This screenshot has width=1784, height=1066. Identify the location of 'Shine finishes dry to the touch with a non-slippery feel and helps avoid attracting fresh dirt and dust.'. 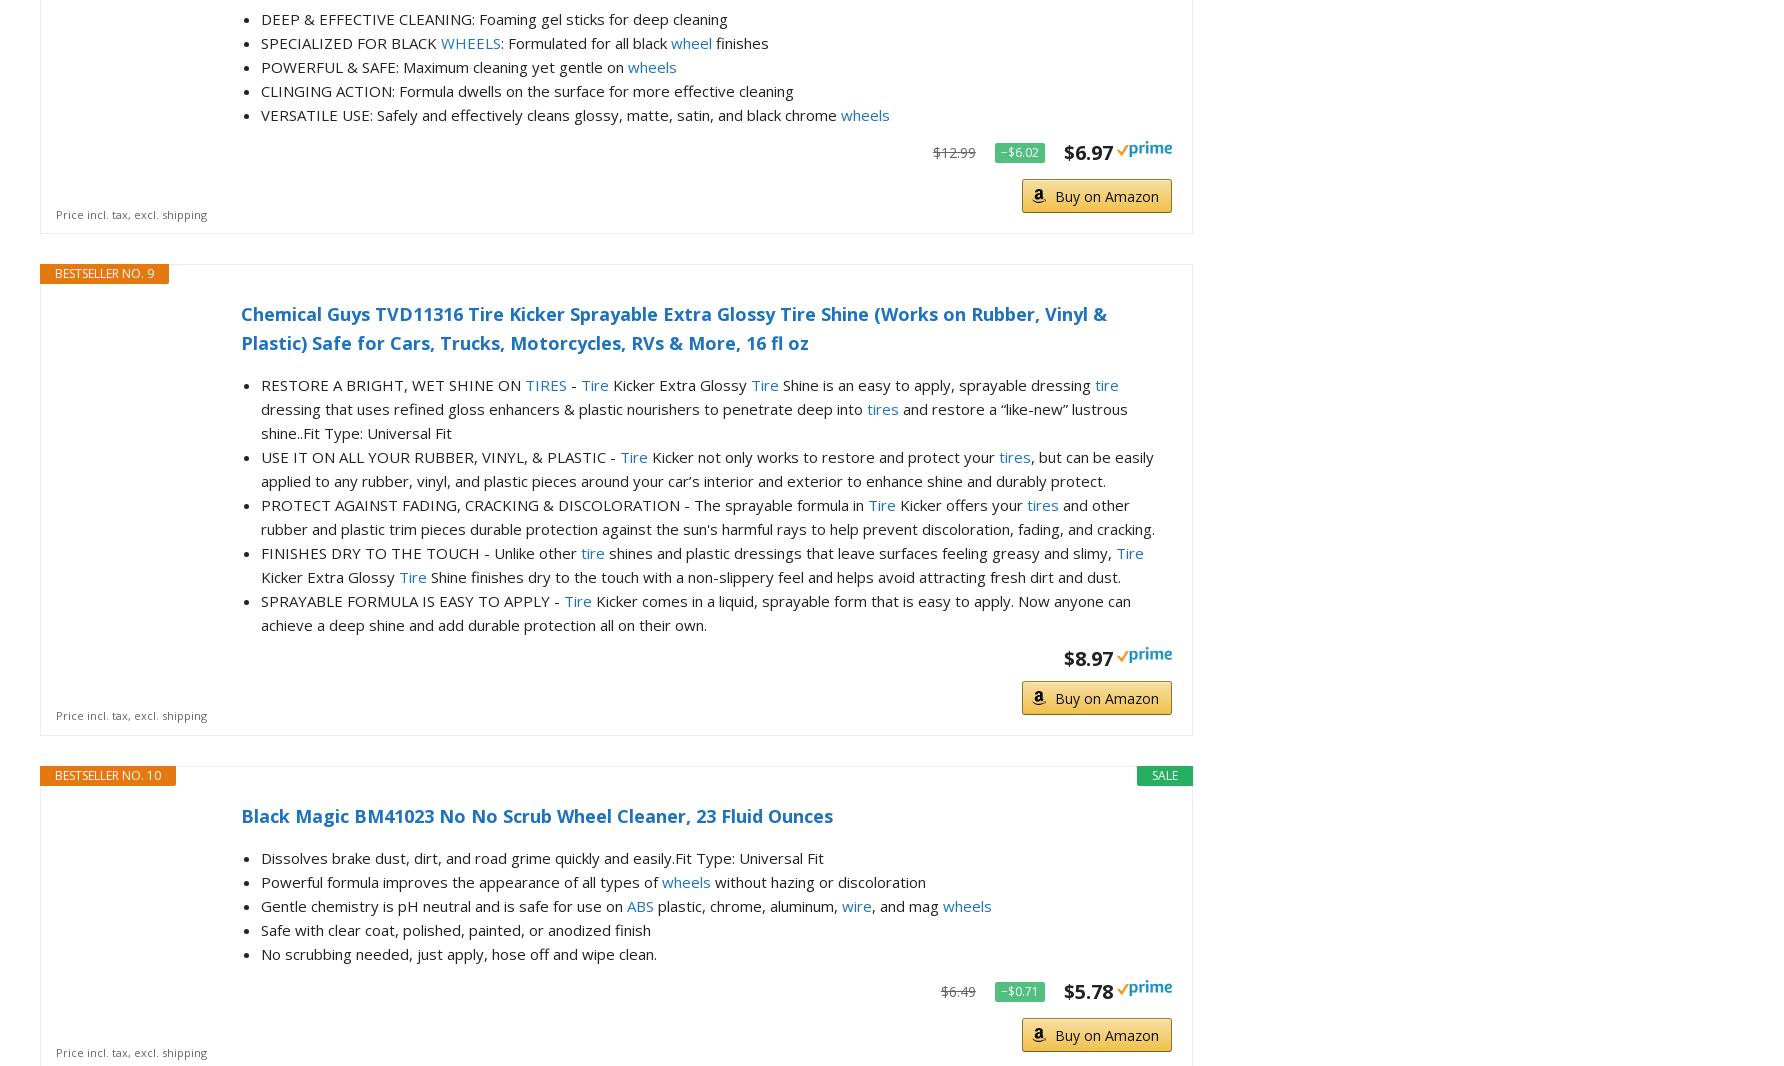
(774, 574).